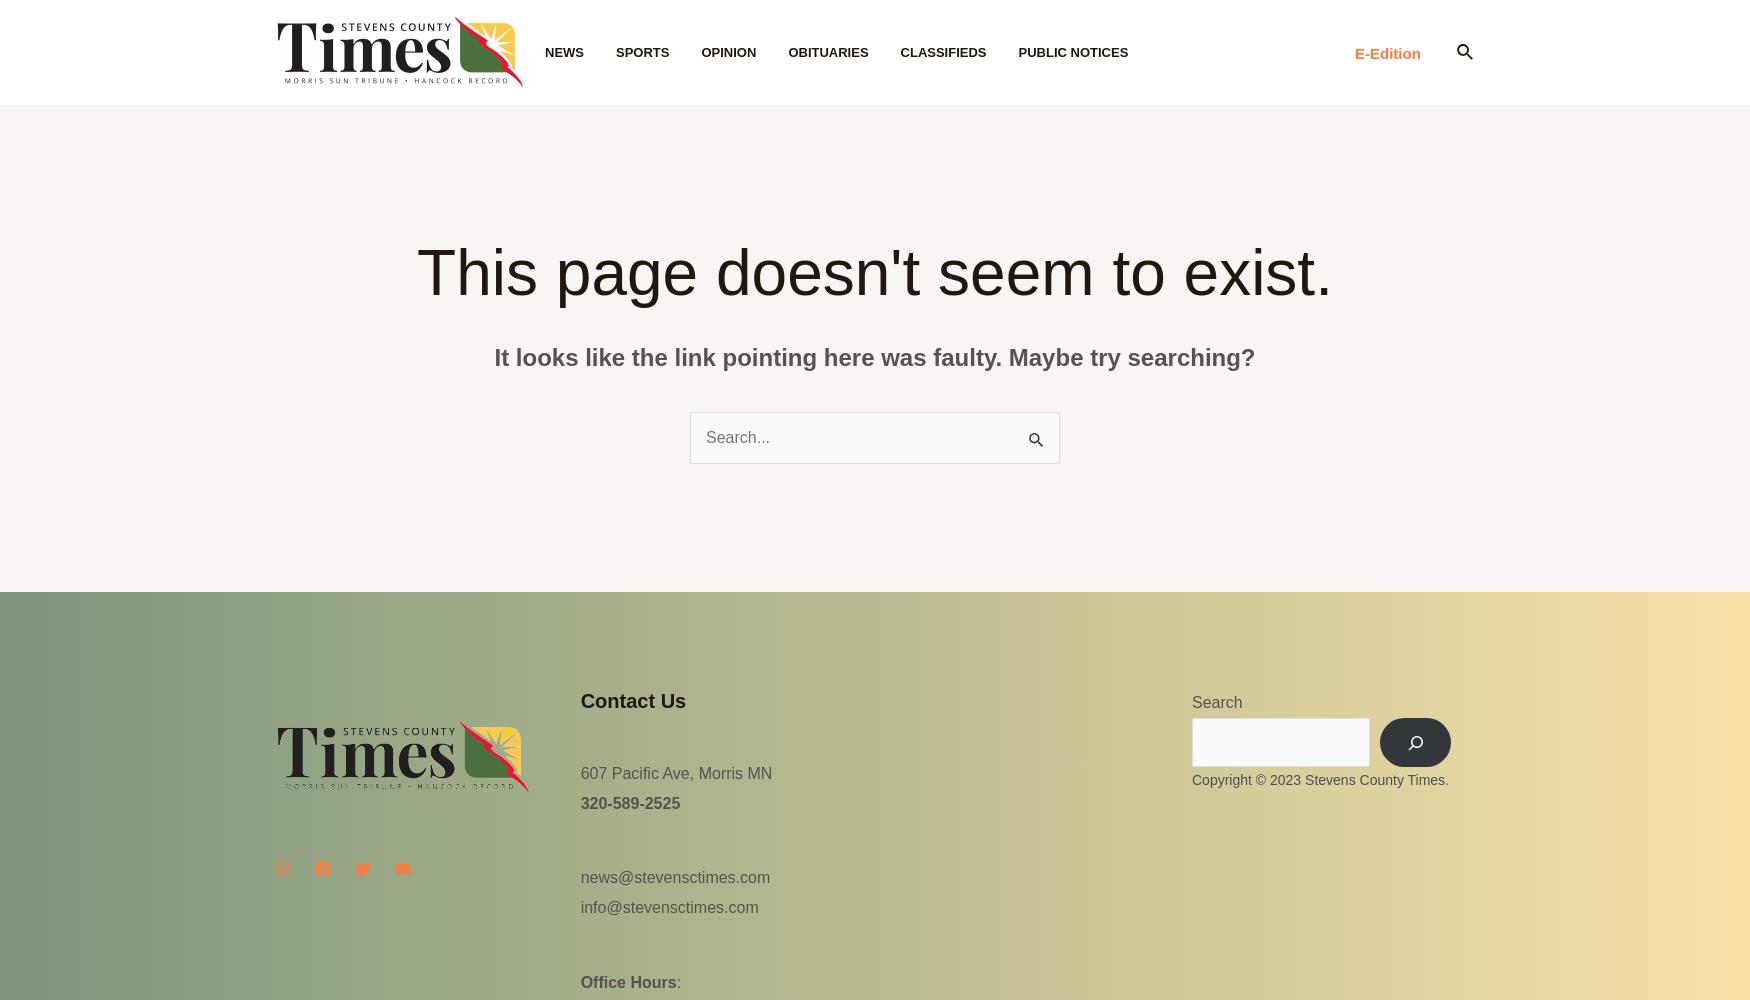  I want to click on 'E-Edition', so click(1386, 52).